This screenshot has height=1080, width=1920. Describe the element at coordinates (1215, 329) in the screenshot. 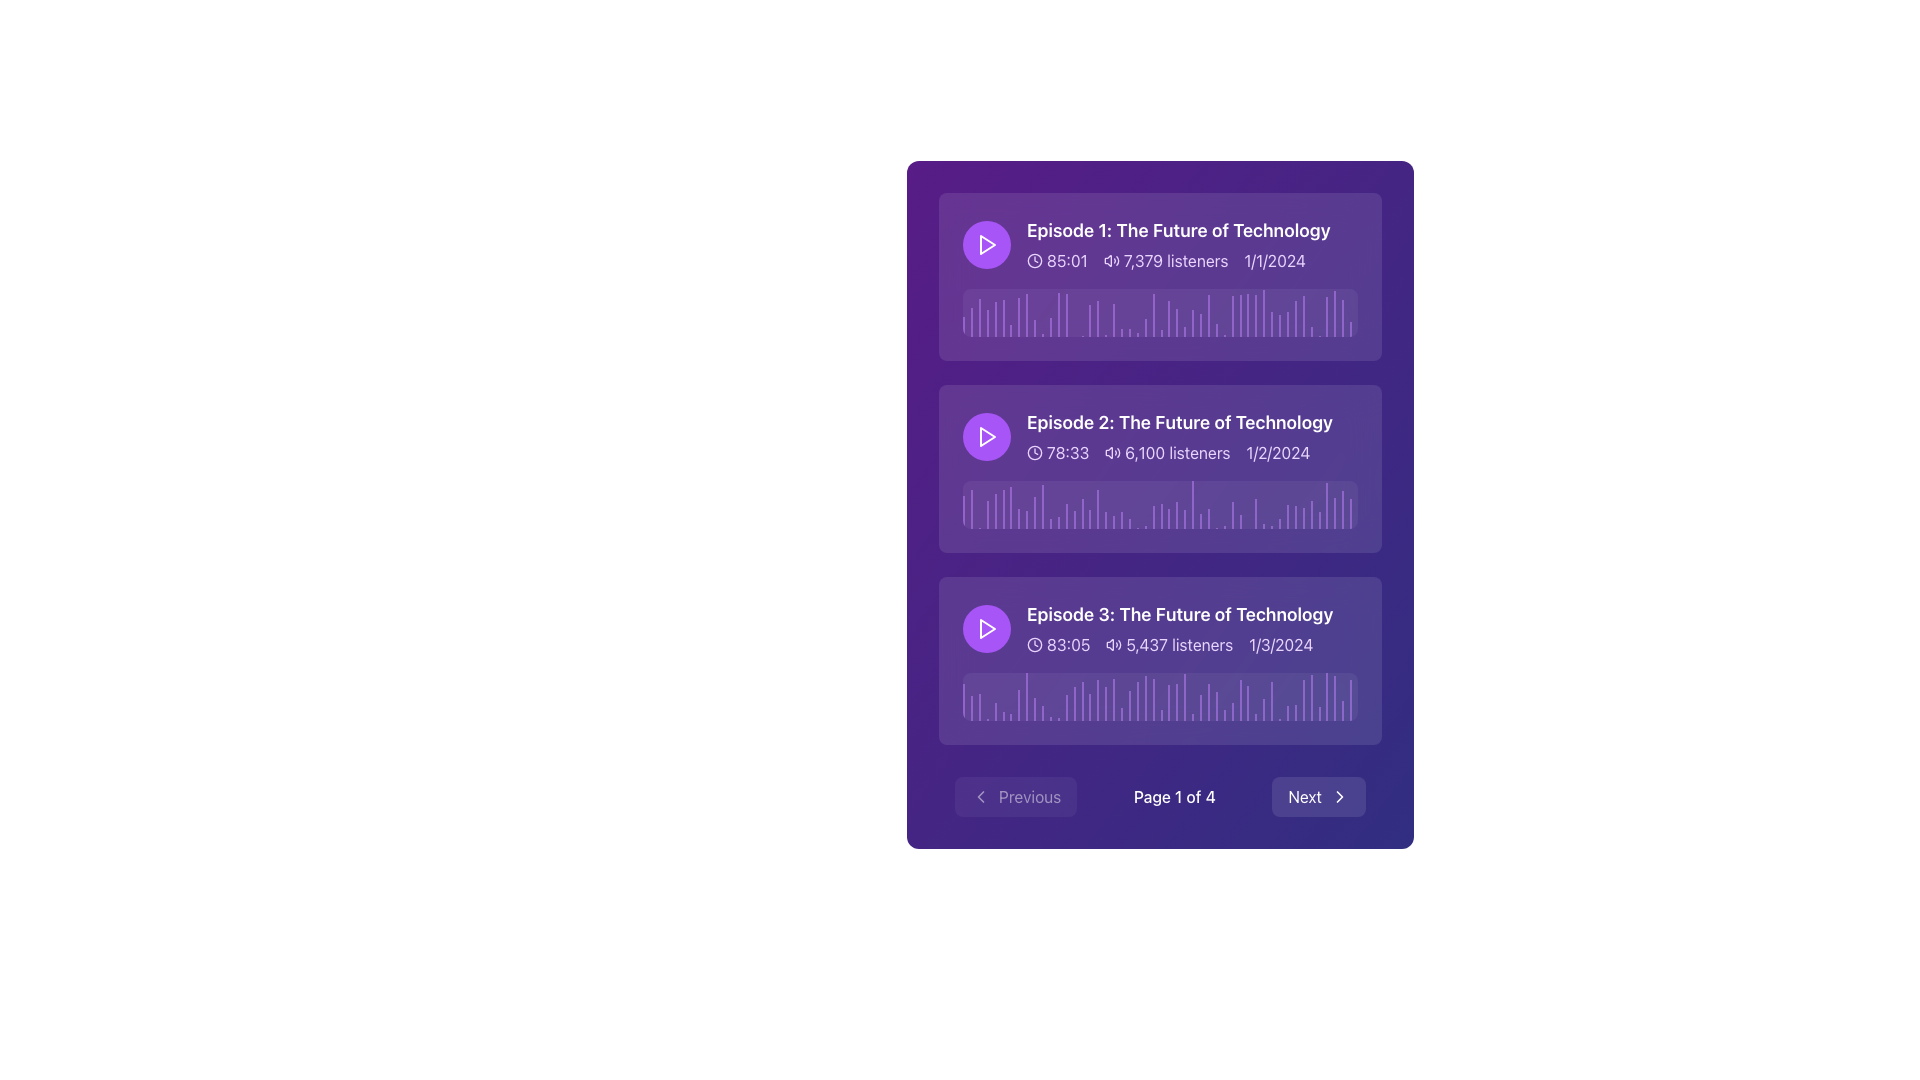

I see `the purple semi-transparent vertical bar within the waveform graphical display under the header 'Episode 1: The Future of Technology'` at that location.